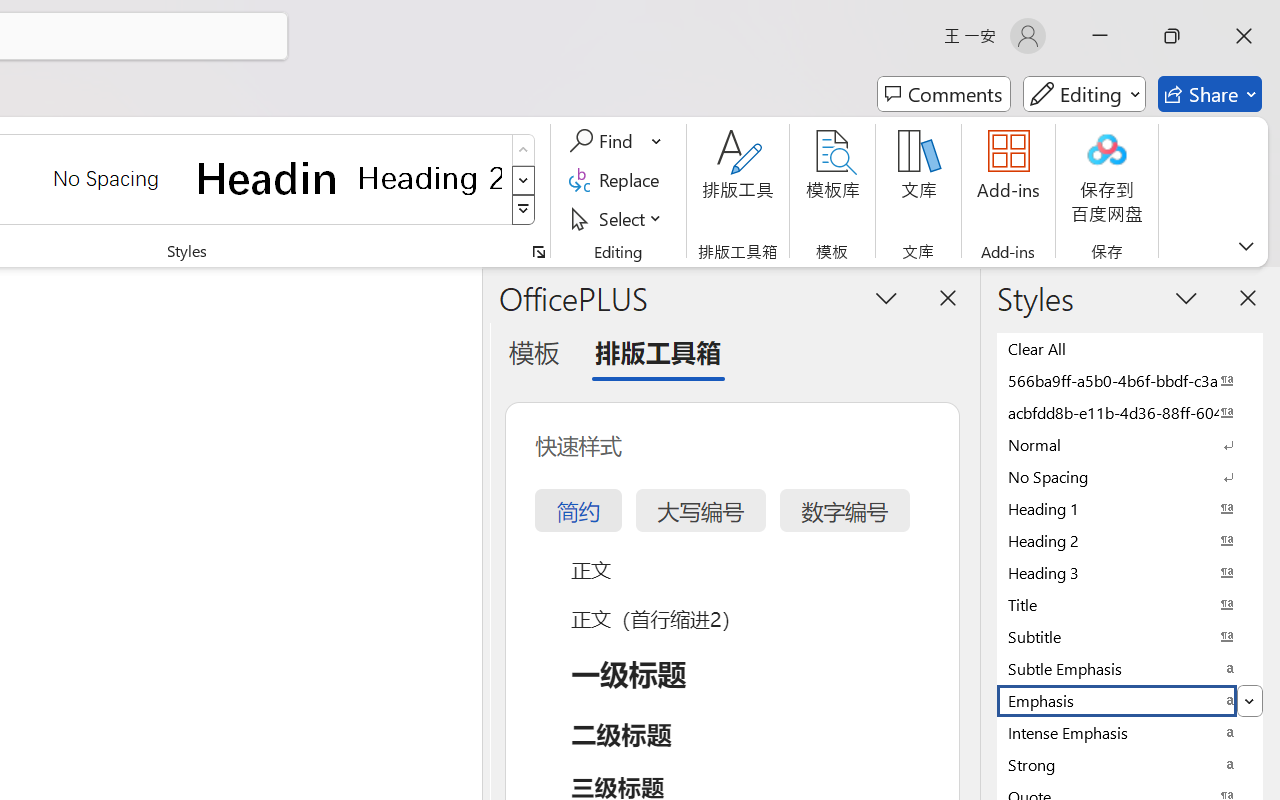 The image size is (1280, 800). What do you see at coordinates (943, 94) in the screenshot?
I see `'Comments'` at bounding box center [943, 94].